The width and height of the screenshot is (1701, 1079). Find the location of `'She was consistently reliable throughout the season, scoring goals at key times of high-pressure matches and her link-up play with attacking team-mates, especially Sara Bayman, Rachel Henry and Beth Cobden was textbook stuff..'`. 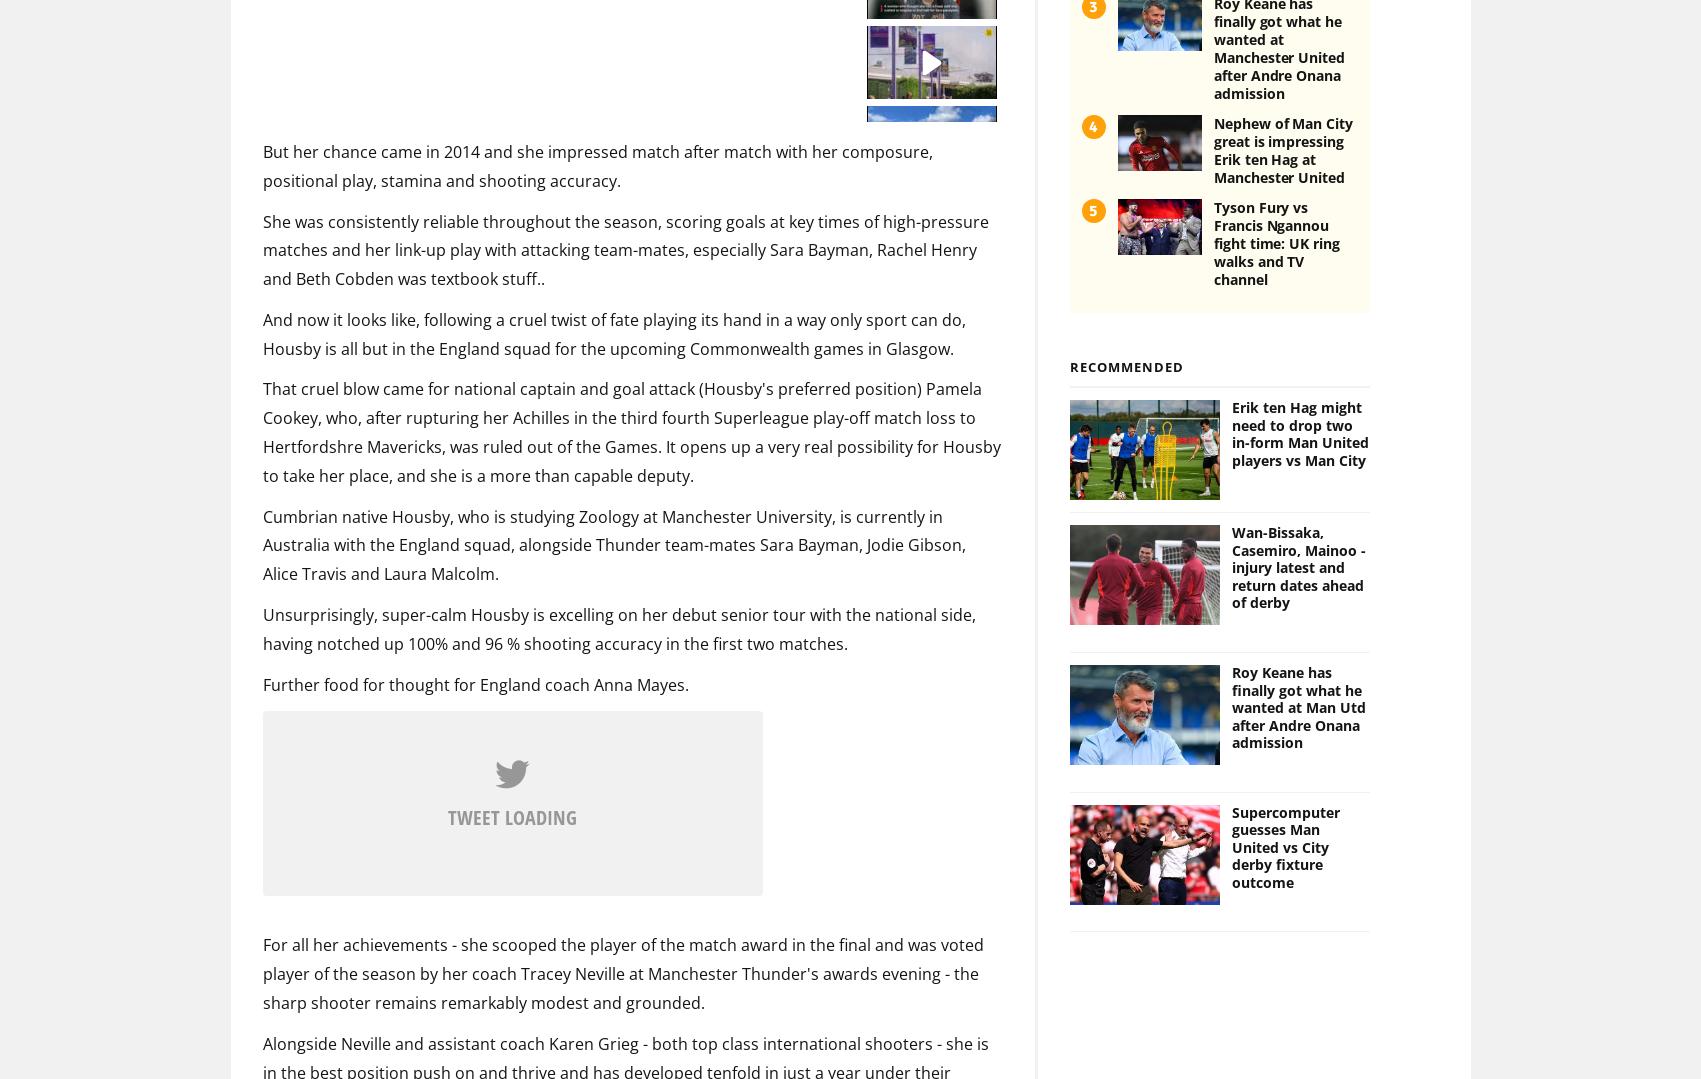

'She was consistently reliable throughout the season, scoring goals at key times of high-pressure matches and her link-up play with attacking team-mates, especially Sara Bayman, Rachel Henry and Beth Cobden was textbook stuff..' is located at coordinates (261, 215).